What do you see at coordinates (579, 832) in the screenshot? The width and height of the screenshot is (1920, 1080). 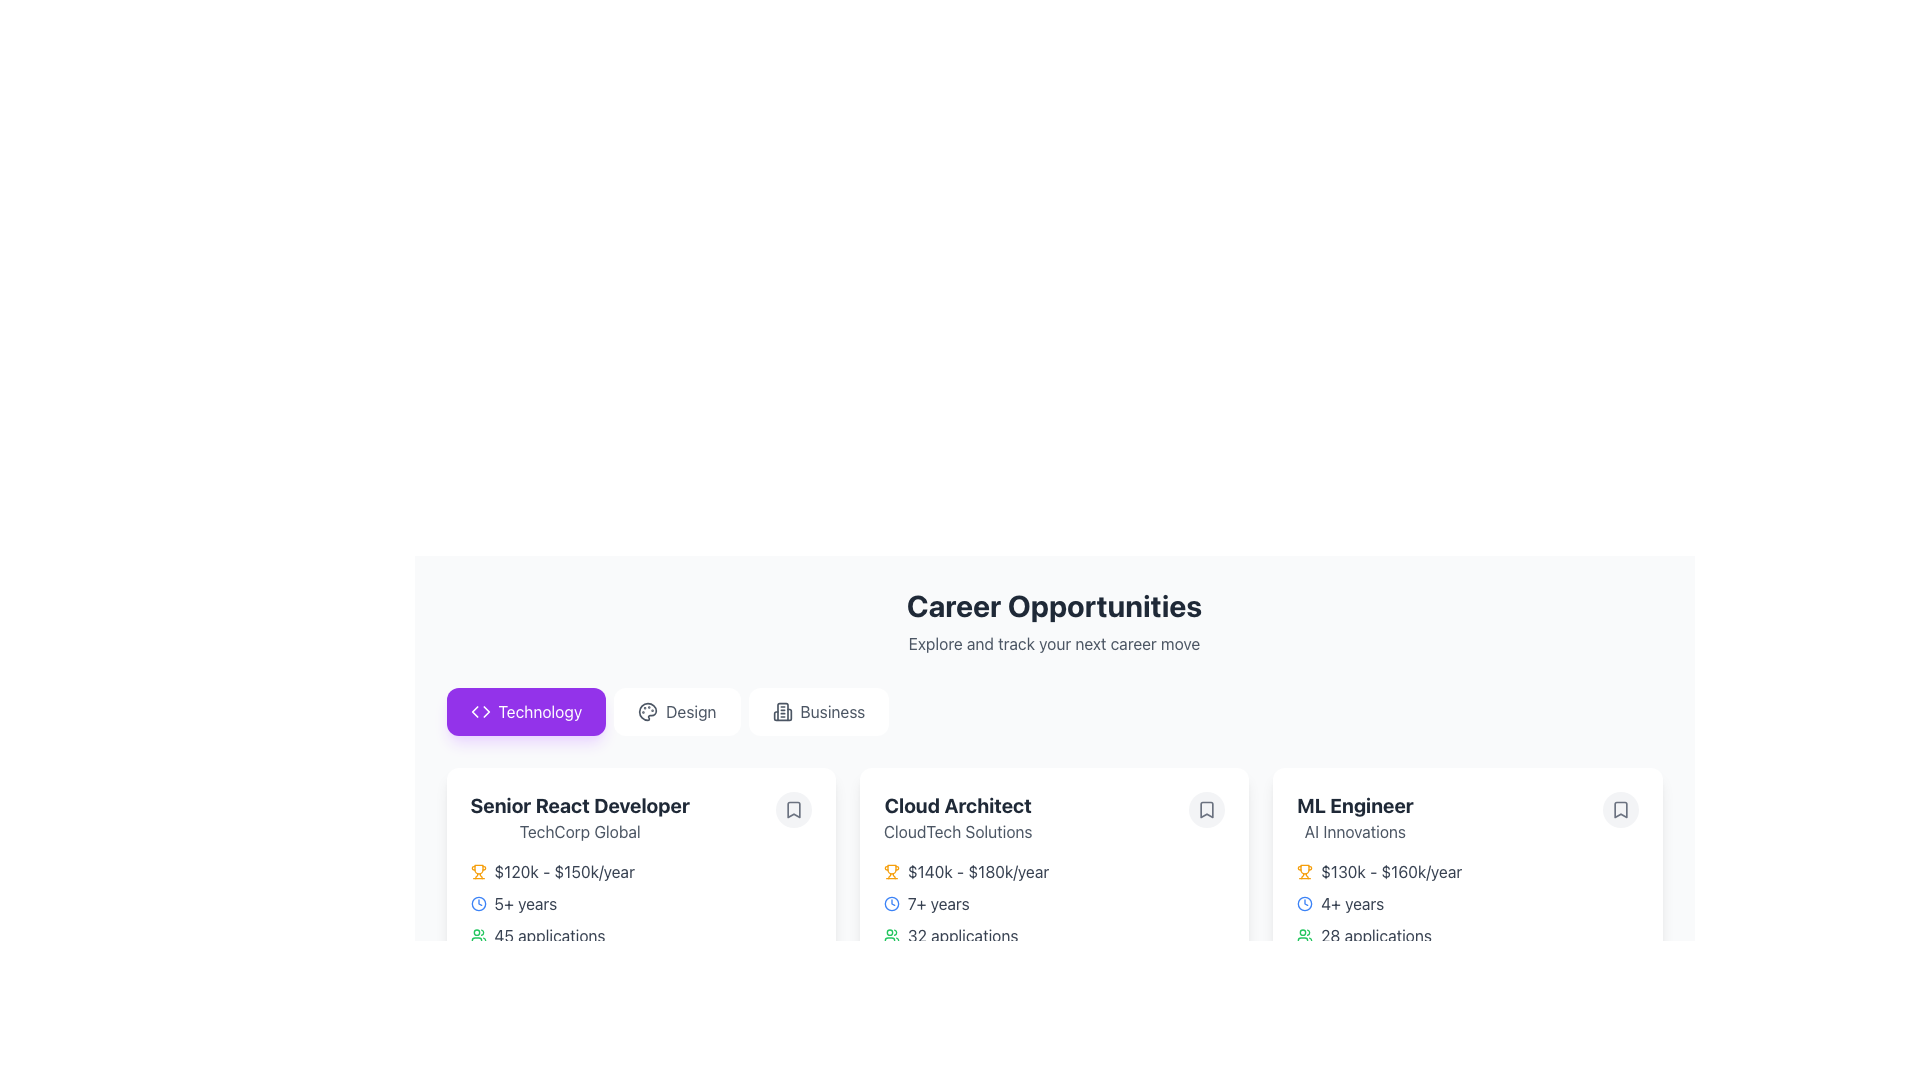 I see `the company name text label located underneath the 'Senior React Developer' title within the job card layout` at bounding box center [579, 832].